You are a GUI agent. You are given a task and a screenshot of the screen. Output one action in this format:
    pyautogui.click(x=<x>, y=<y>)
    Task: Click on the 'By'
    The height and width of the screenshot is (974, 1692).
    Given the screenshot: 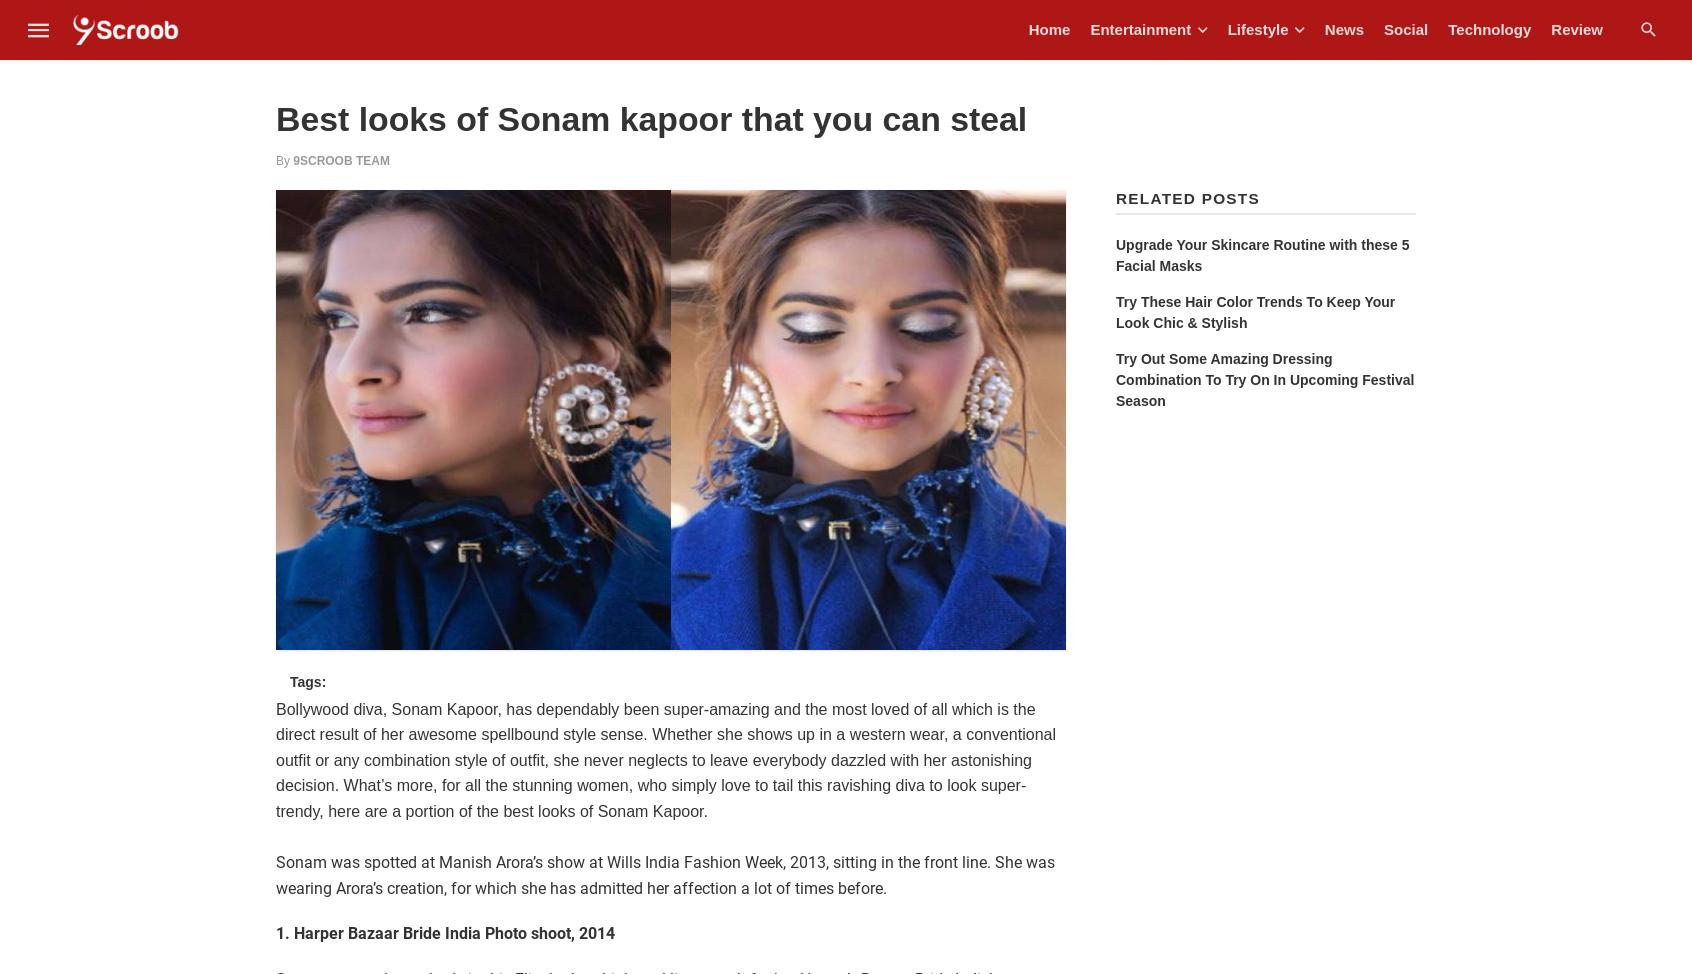 What is the action you would take?
    pyautogui.click(x=283, y=159)
    